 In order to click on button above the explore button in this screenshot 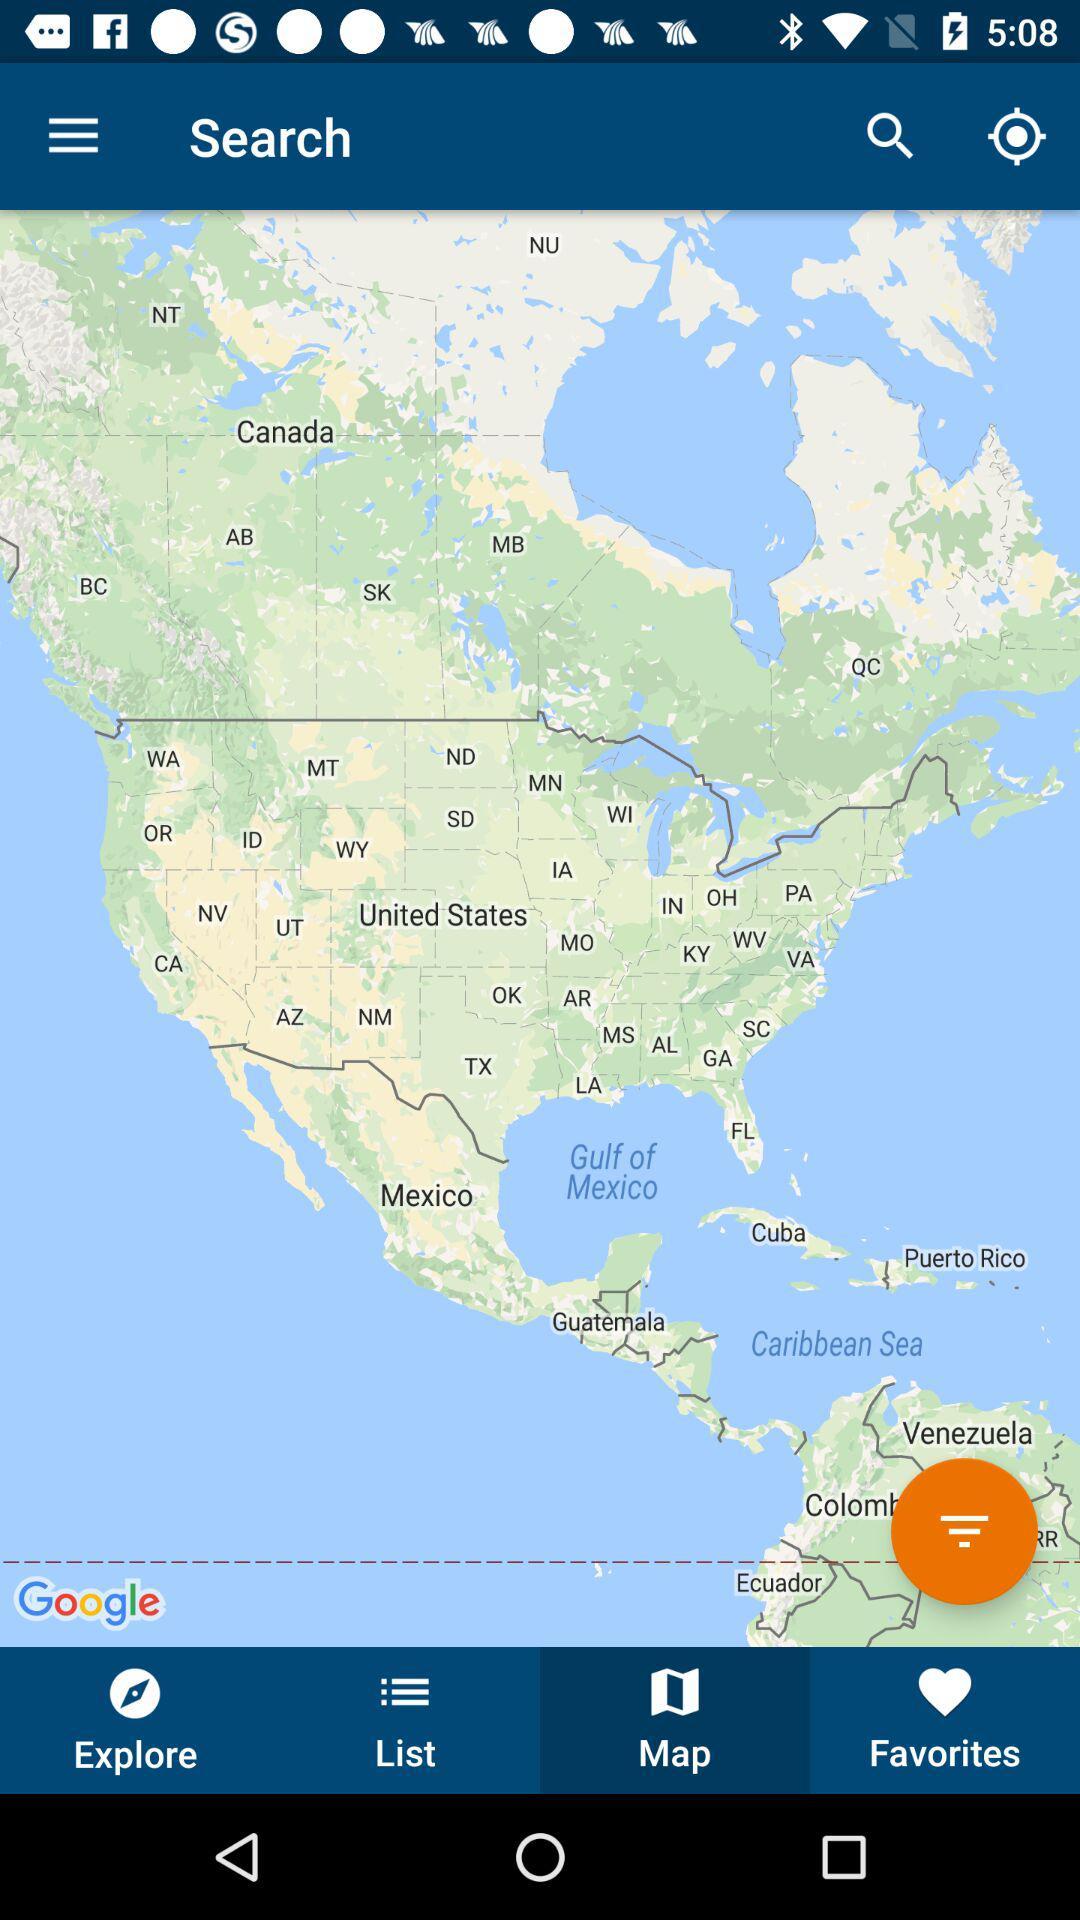, I will do `click(540, 927)`.